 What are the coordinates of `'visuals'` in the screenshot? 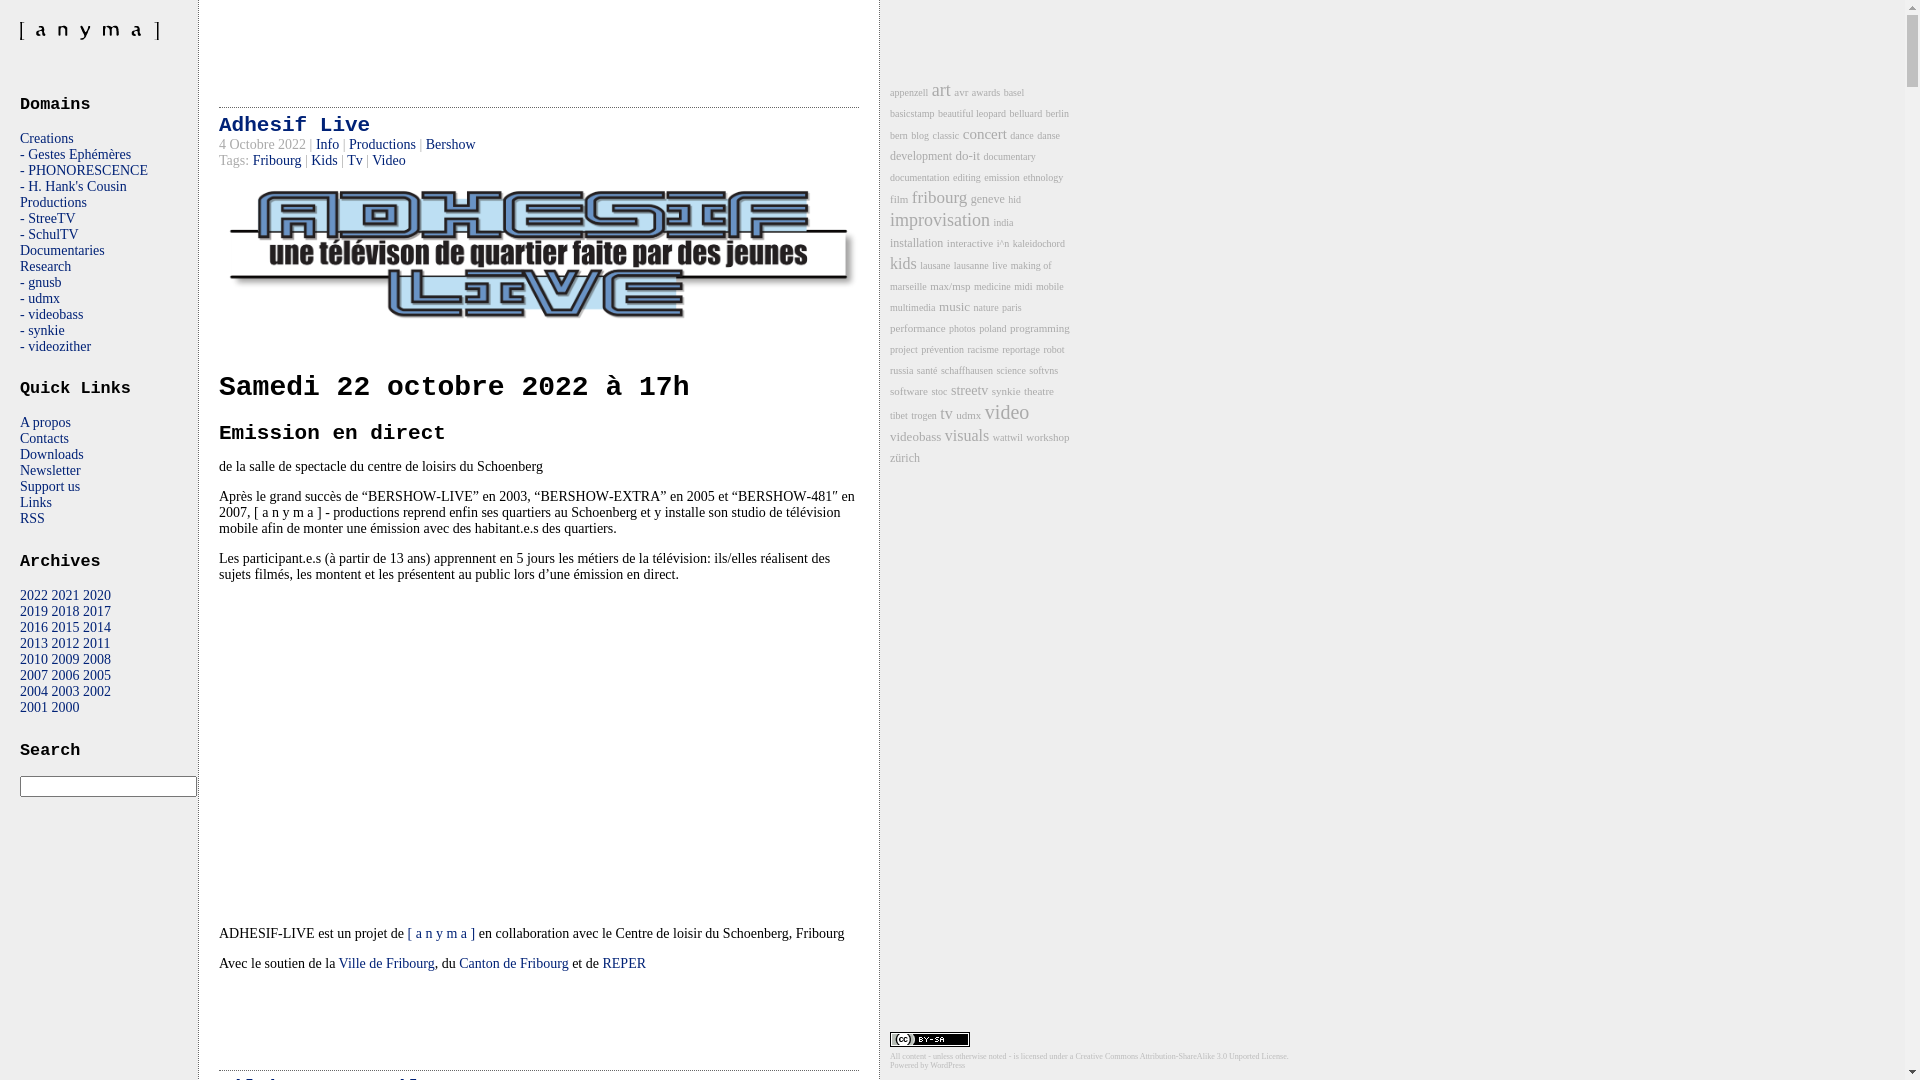 It's located at (966, 434).